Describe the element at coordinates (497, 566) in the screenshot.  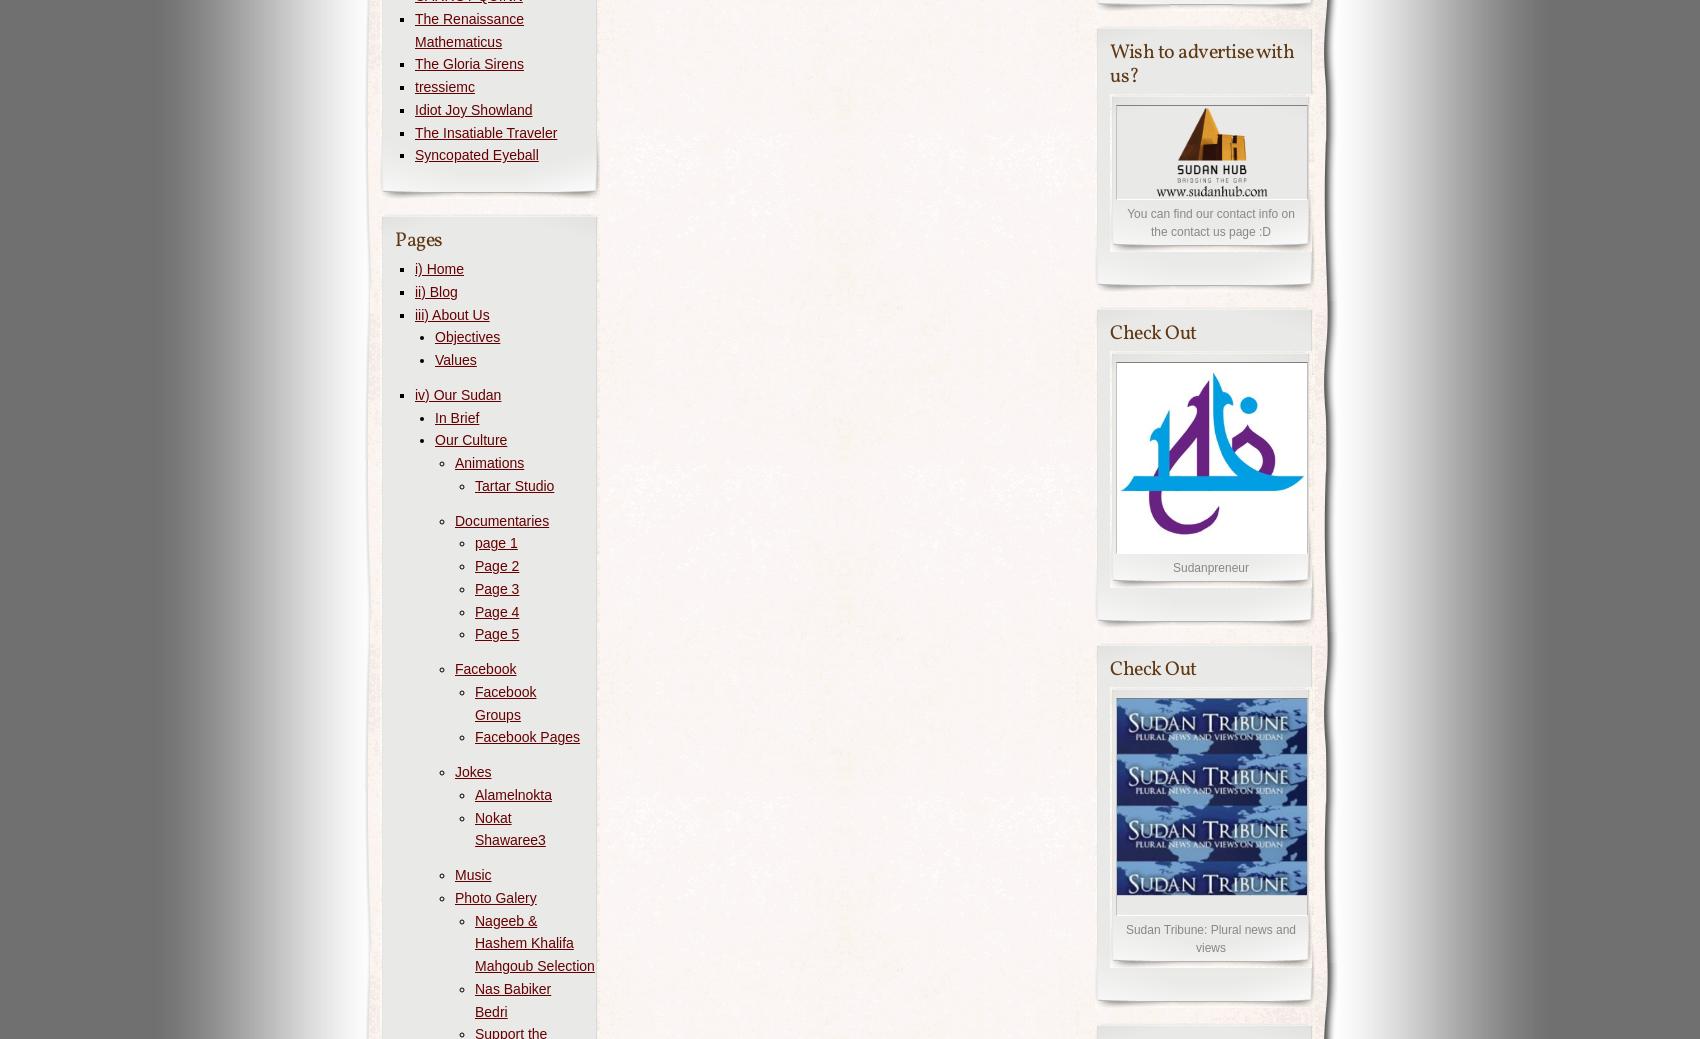
I see `'Page 2'` at that location.